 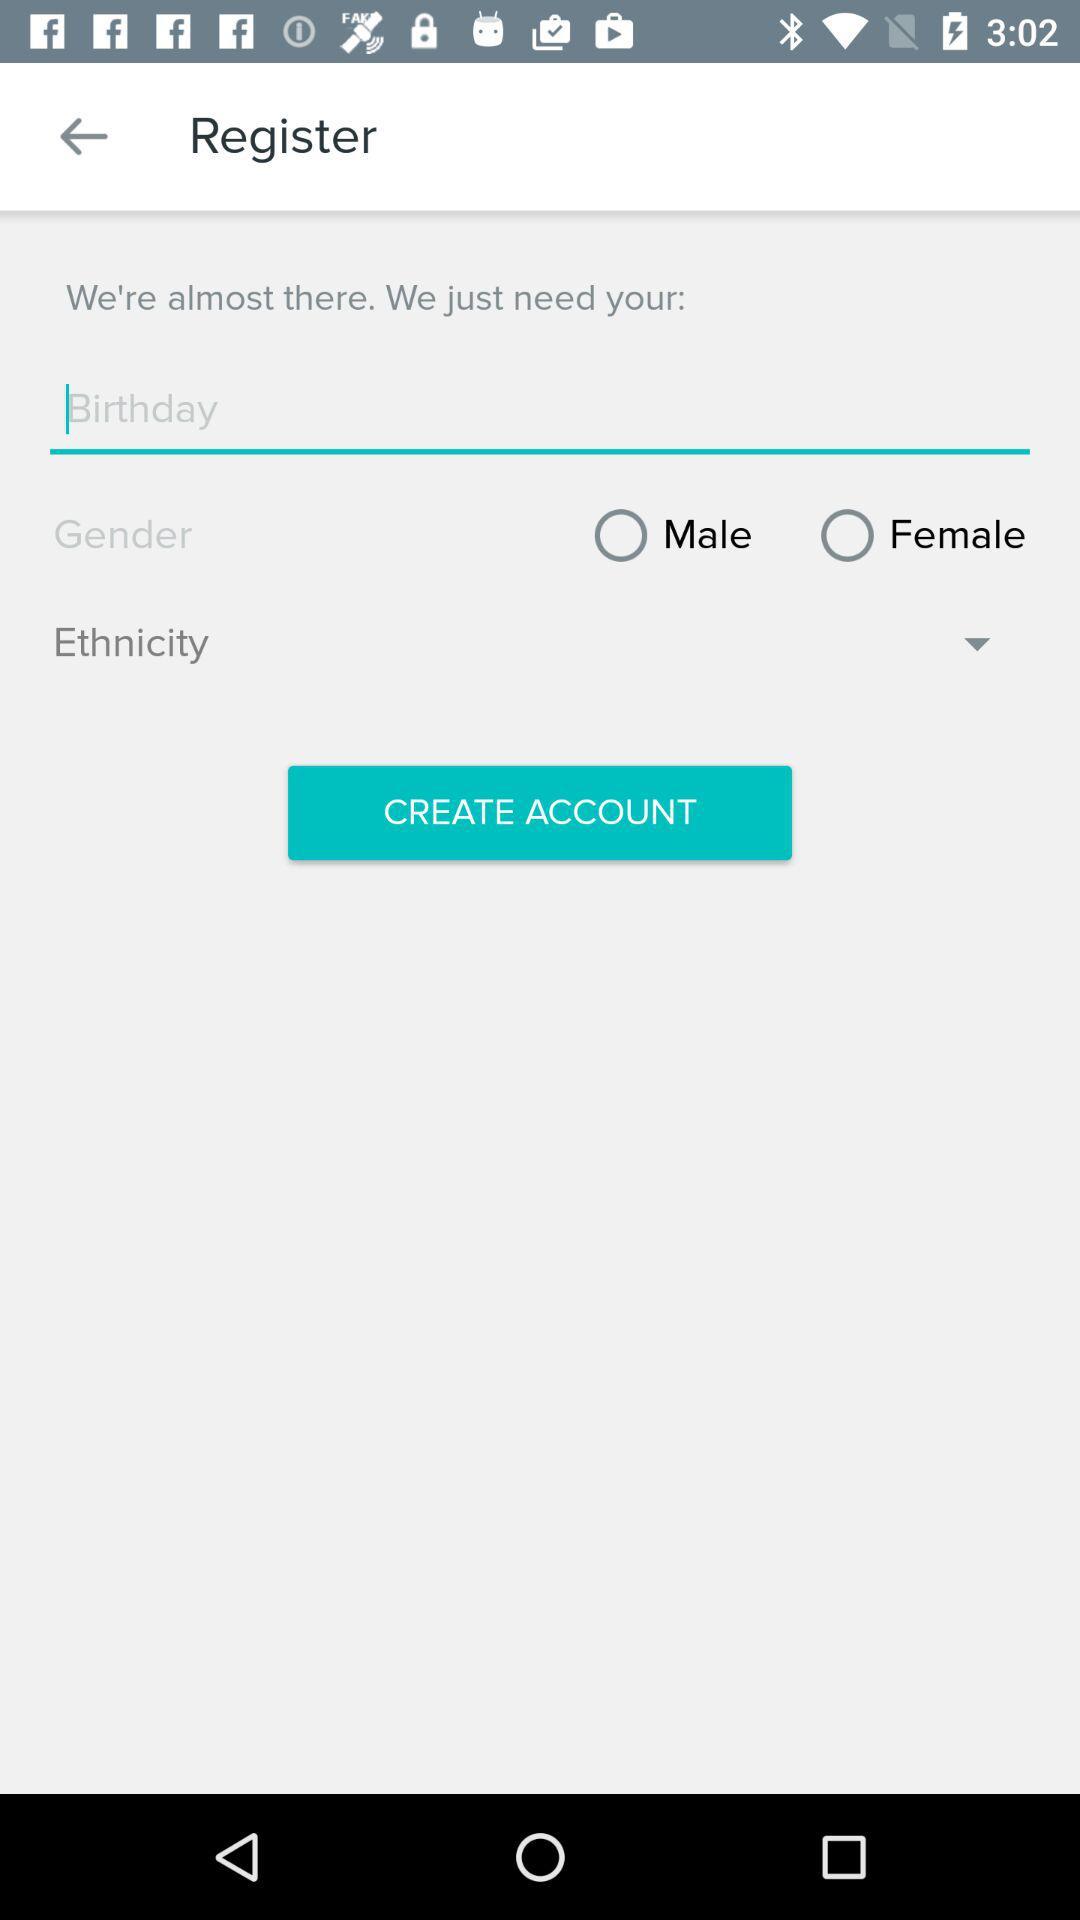 What do you see at coordinates (525, 653) in the screenshot?
I see `ethnicity option` at bounding box center [525, 653].